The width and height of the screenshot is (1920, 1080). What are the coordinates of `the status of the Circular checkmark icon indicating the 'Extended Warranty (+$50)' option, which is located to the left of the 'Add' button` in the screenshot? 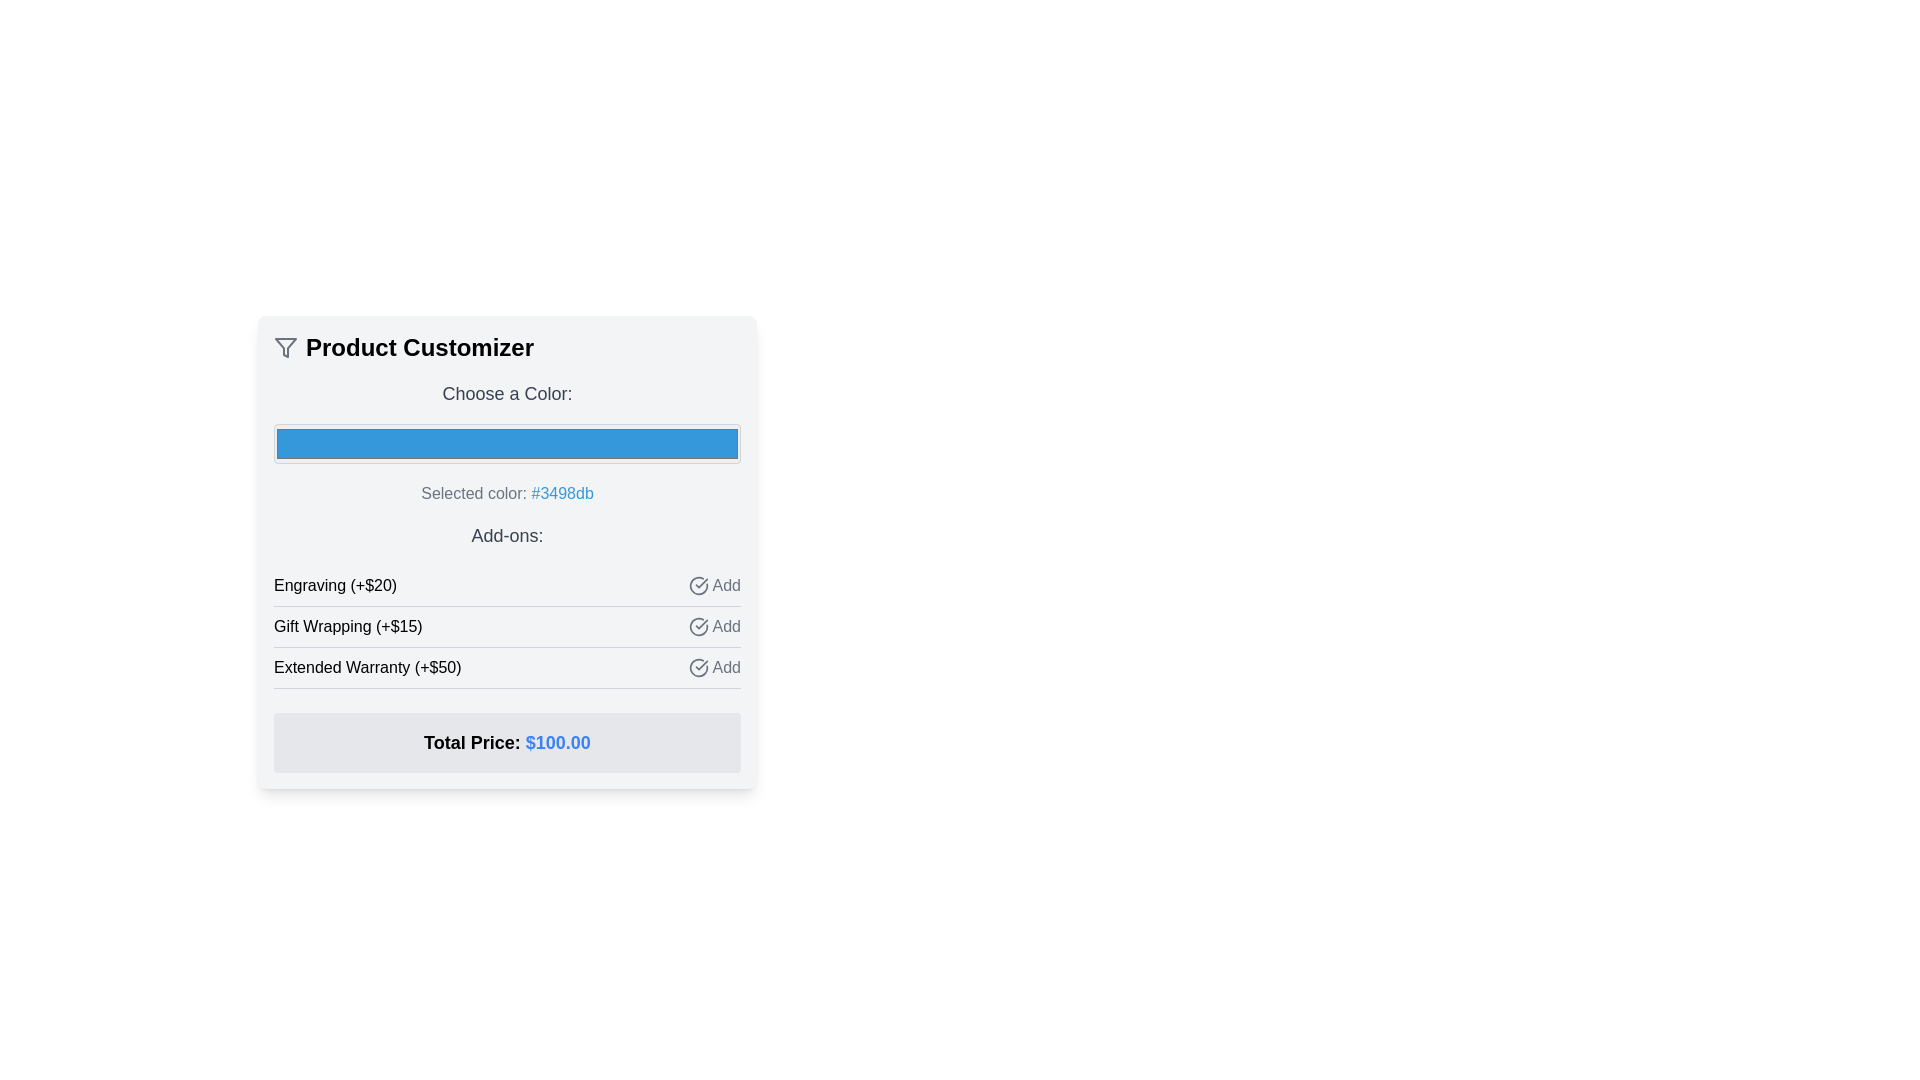 It's located at (698, 667).